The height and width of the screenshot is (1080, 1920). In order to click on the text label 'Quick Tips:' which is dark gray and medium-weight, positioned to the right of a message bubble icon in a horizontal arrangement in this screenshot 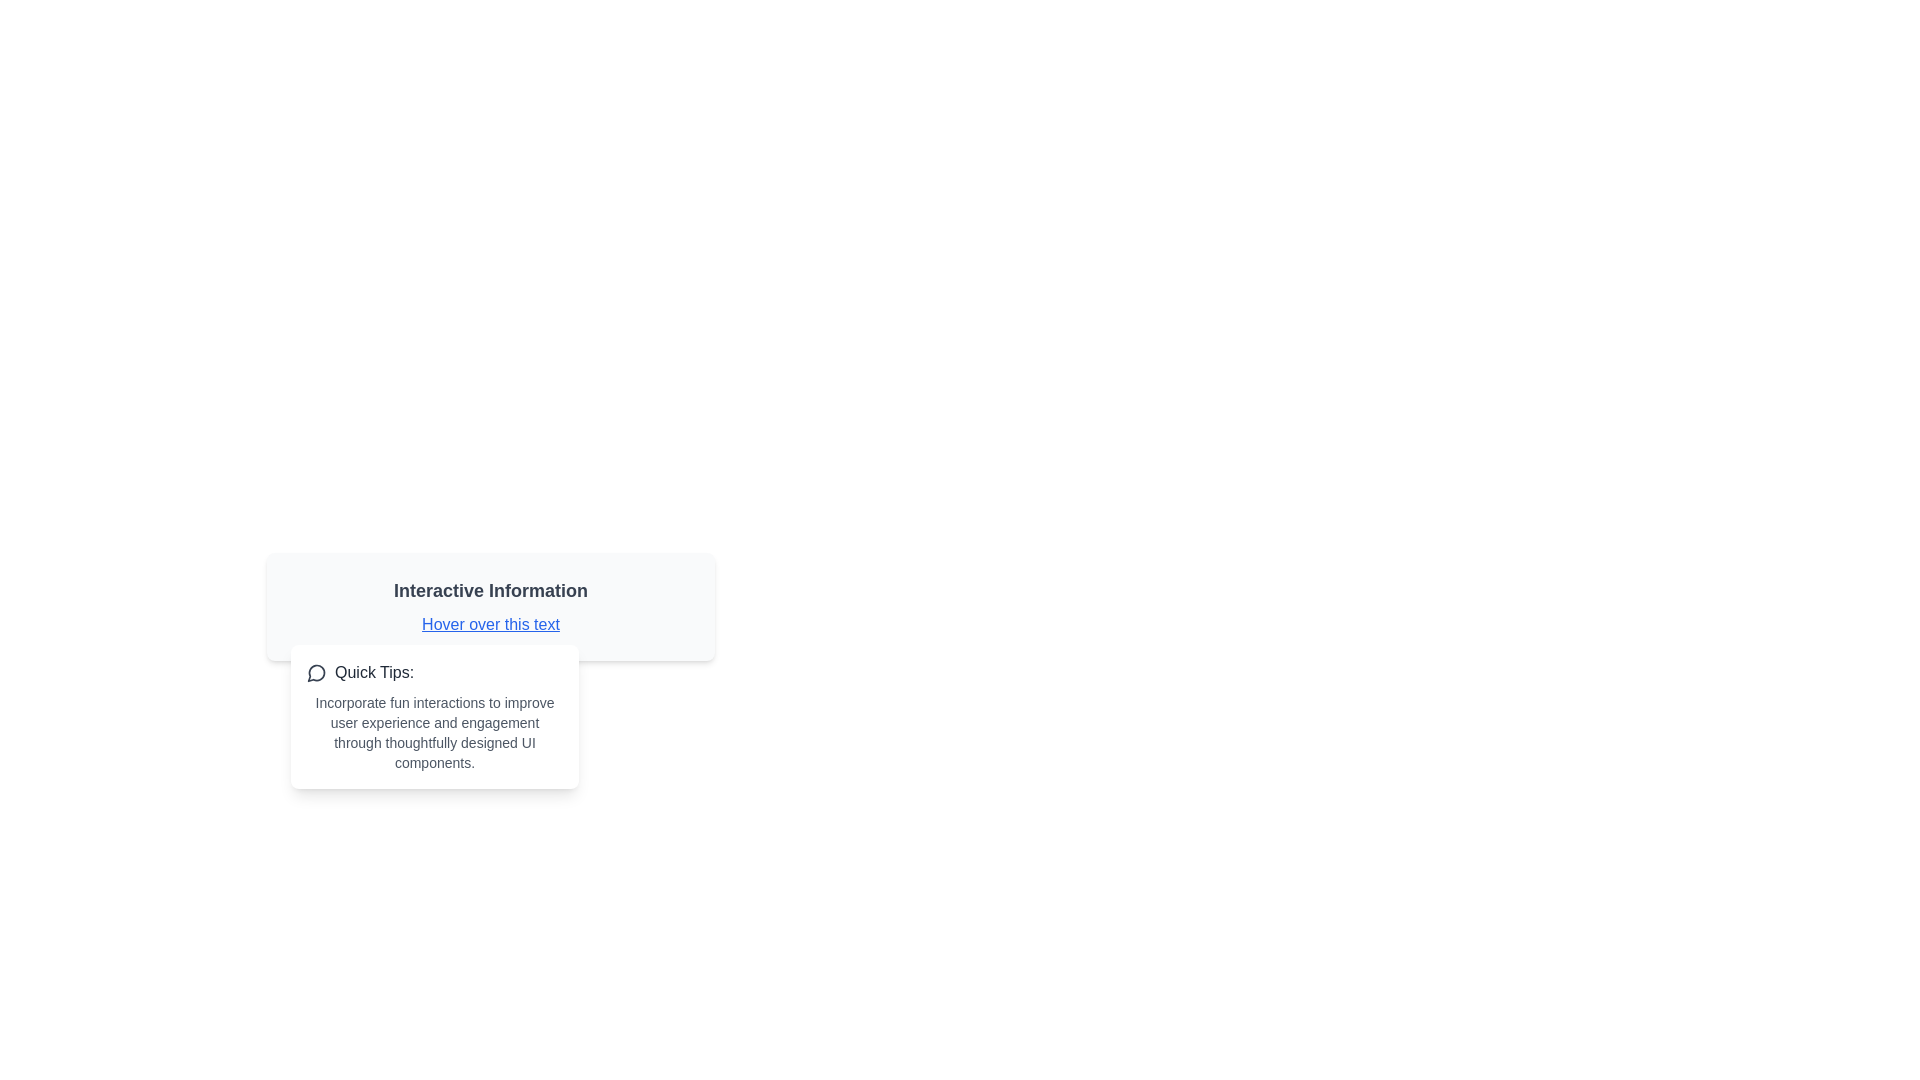, I will do `click(374, 672)`.